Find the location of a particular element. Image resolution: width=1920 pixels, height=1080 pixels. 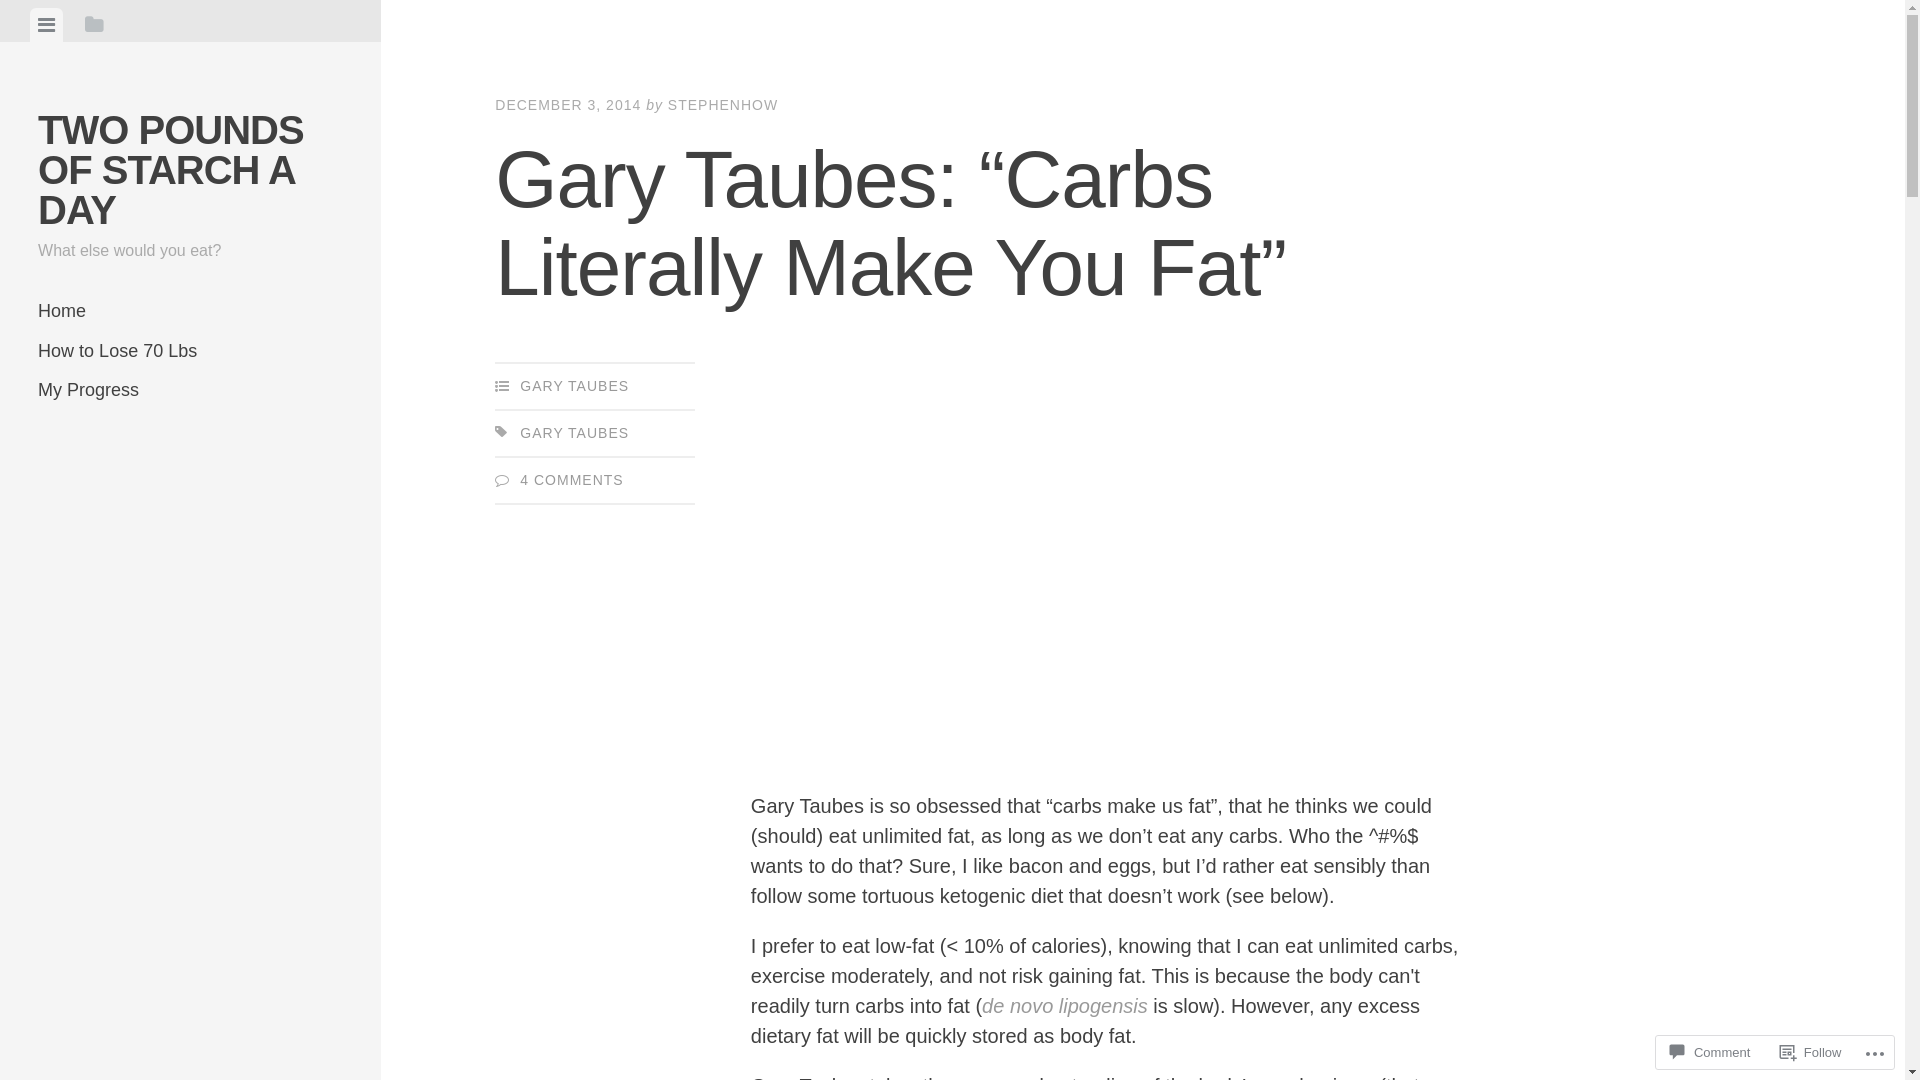

'Comment' is located at coordinates (1708, 1051).